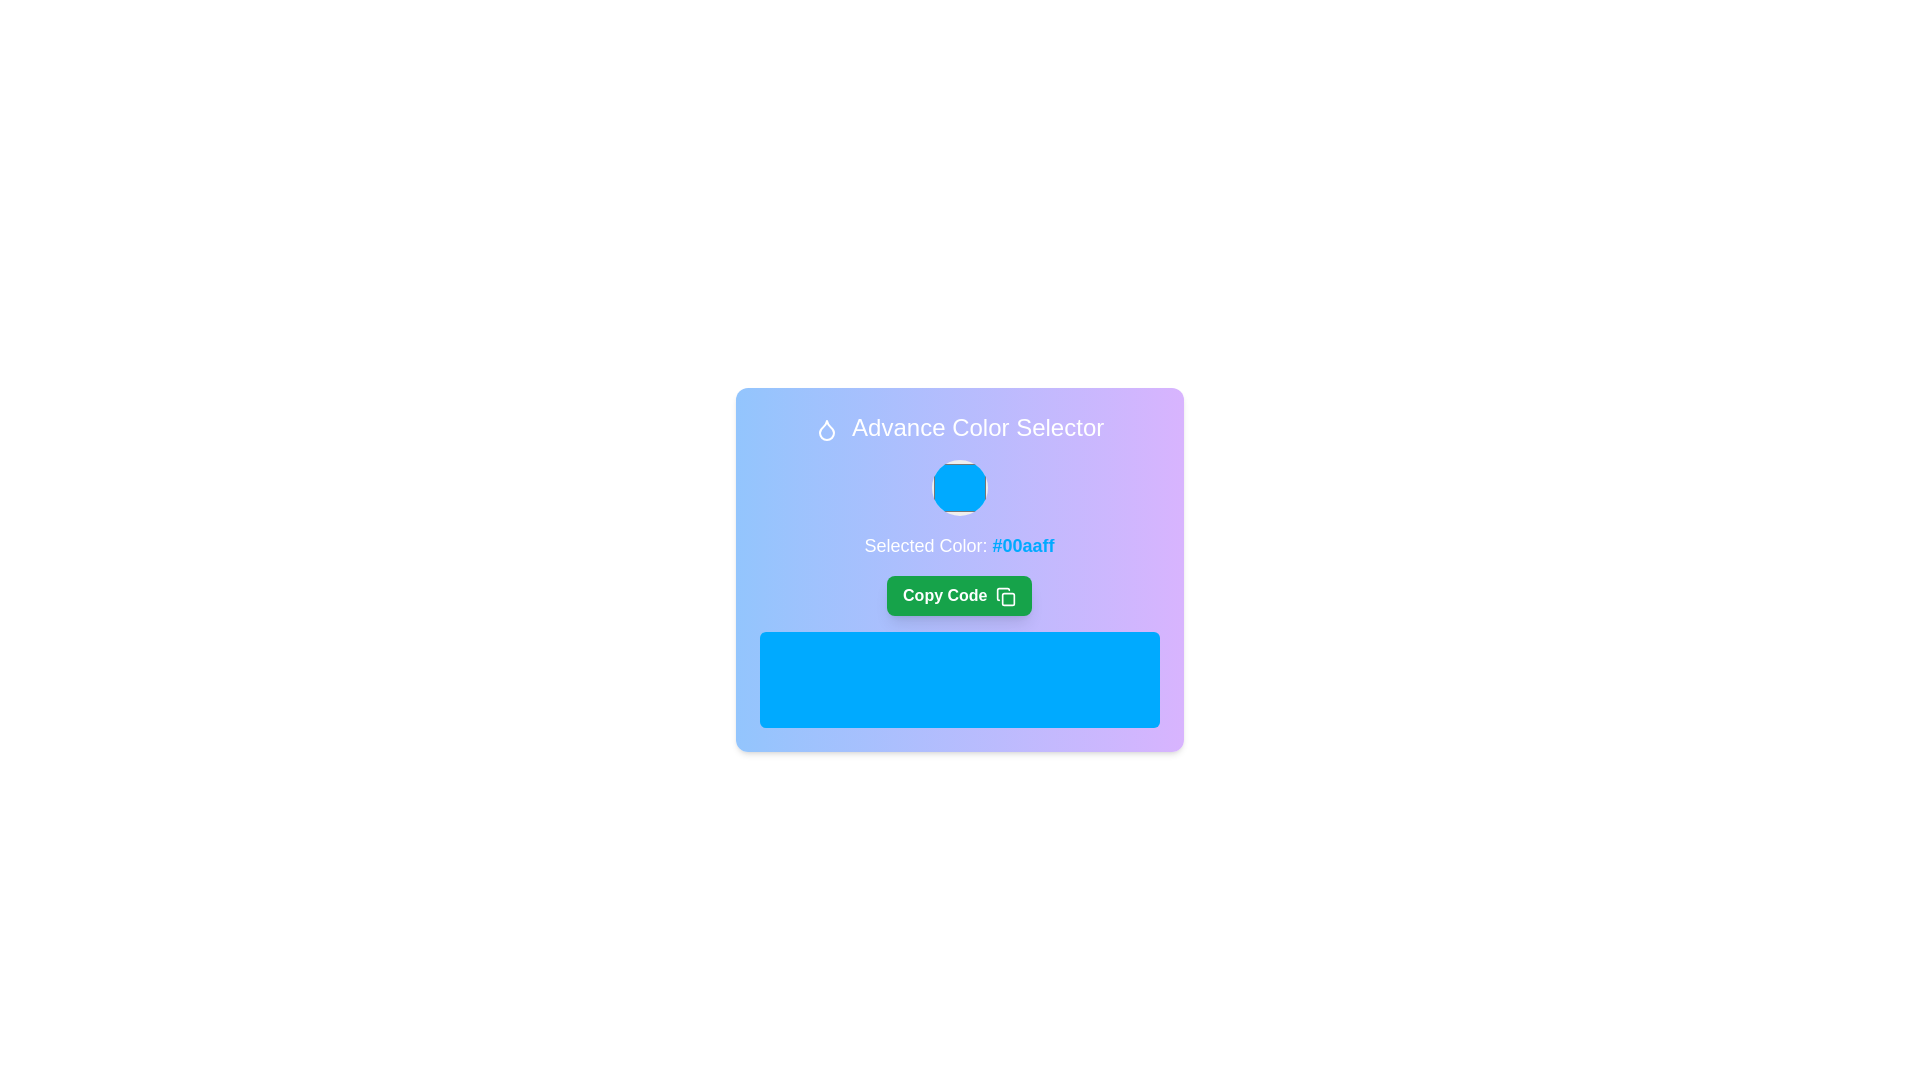 This screenshot has width=1920, height=1080. What do you see at coordinates (958, 546) in the screenshot?
I see `the text label stating 'Selected Color: #00aaff', which is styled in bold blue font and located below the circular color preview` at bounding box center [958, 546].